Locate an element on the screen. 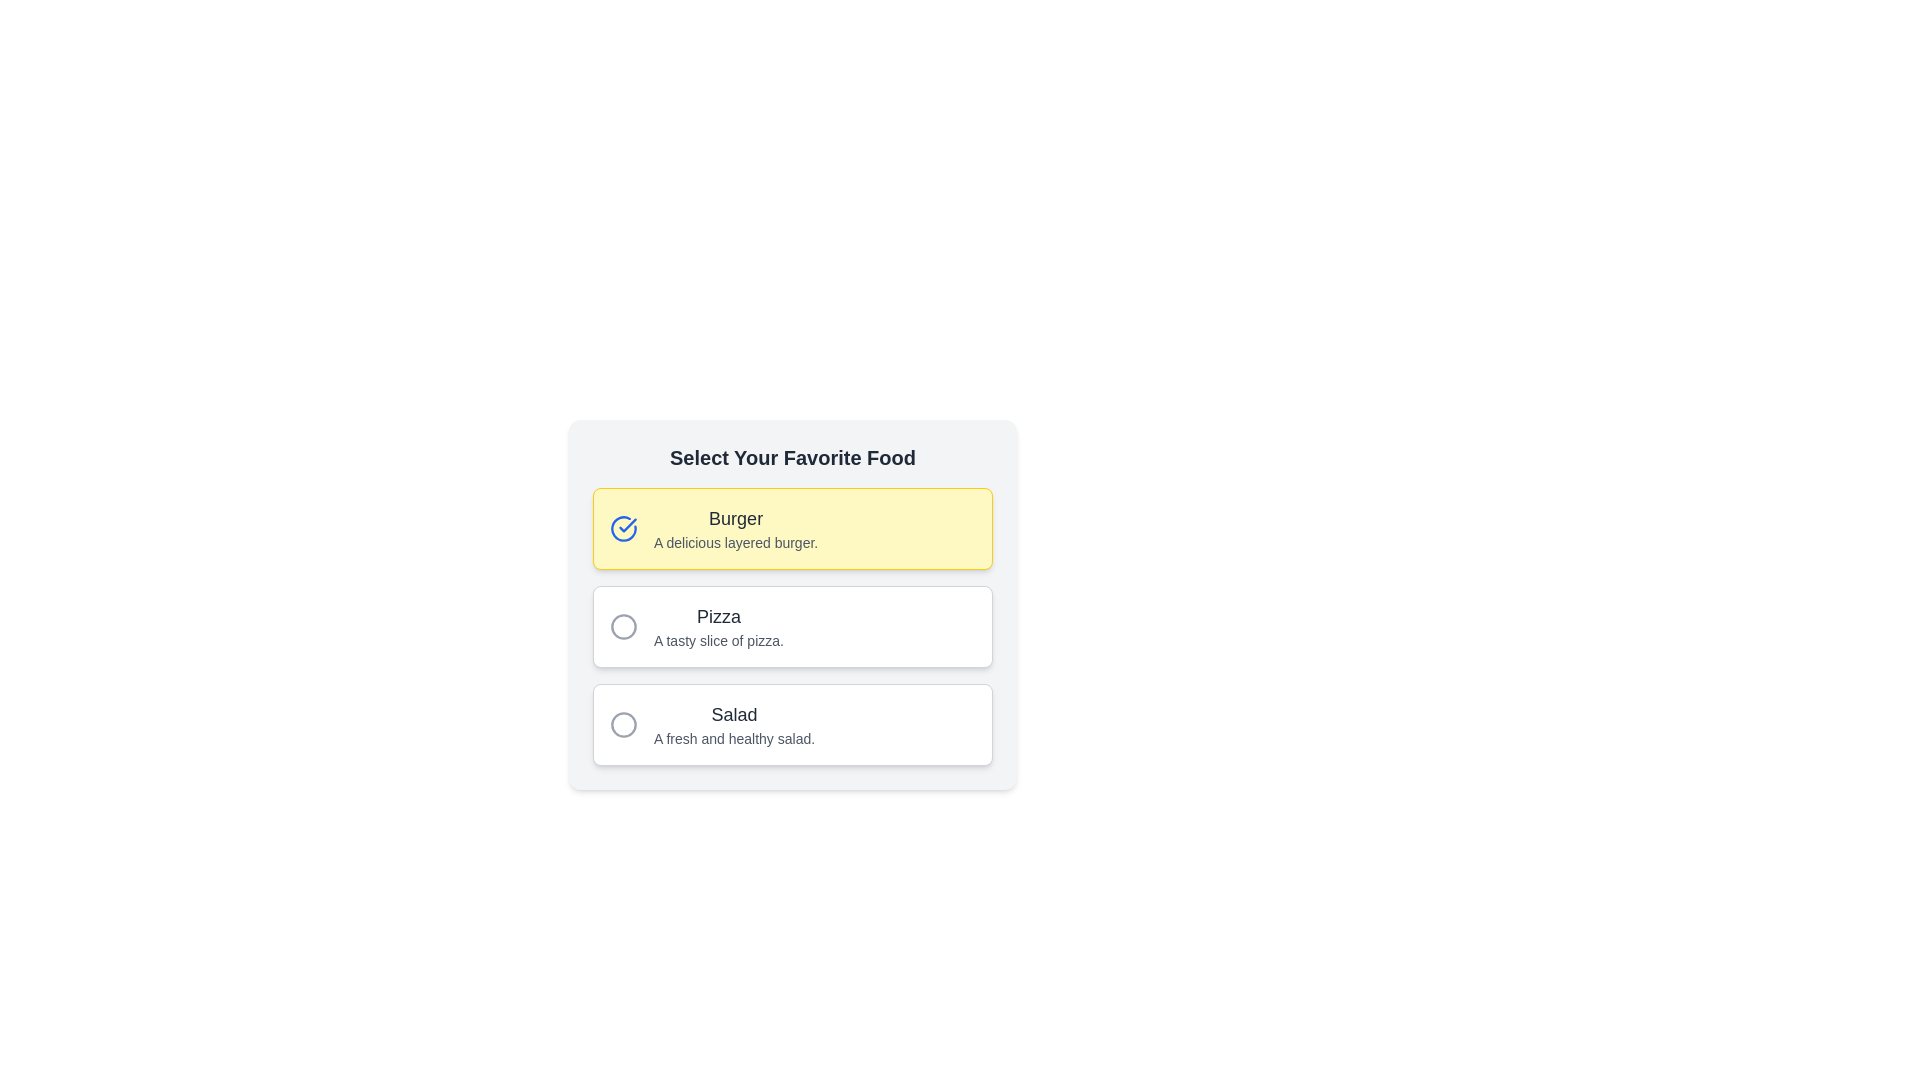 The image size is (1920, 1080). the title text for the 'Burger' selection option, which is centered above the description 'A delicious layered burger' within a yellow-highlighted background is located at coordinates (735, 518).